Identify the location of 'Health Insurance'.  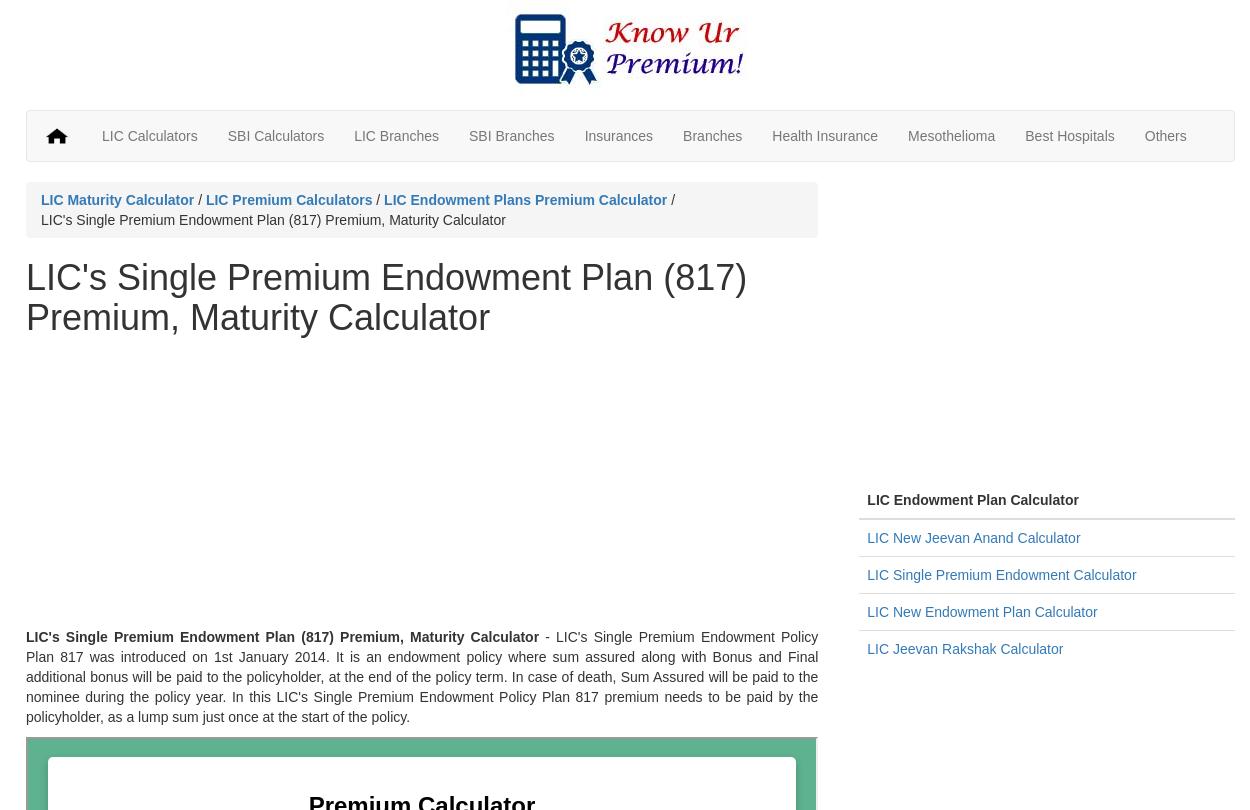
(824, 135).